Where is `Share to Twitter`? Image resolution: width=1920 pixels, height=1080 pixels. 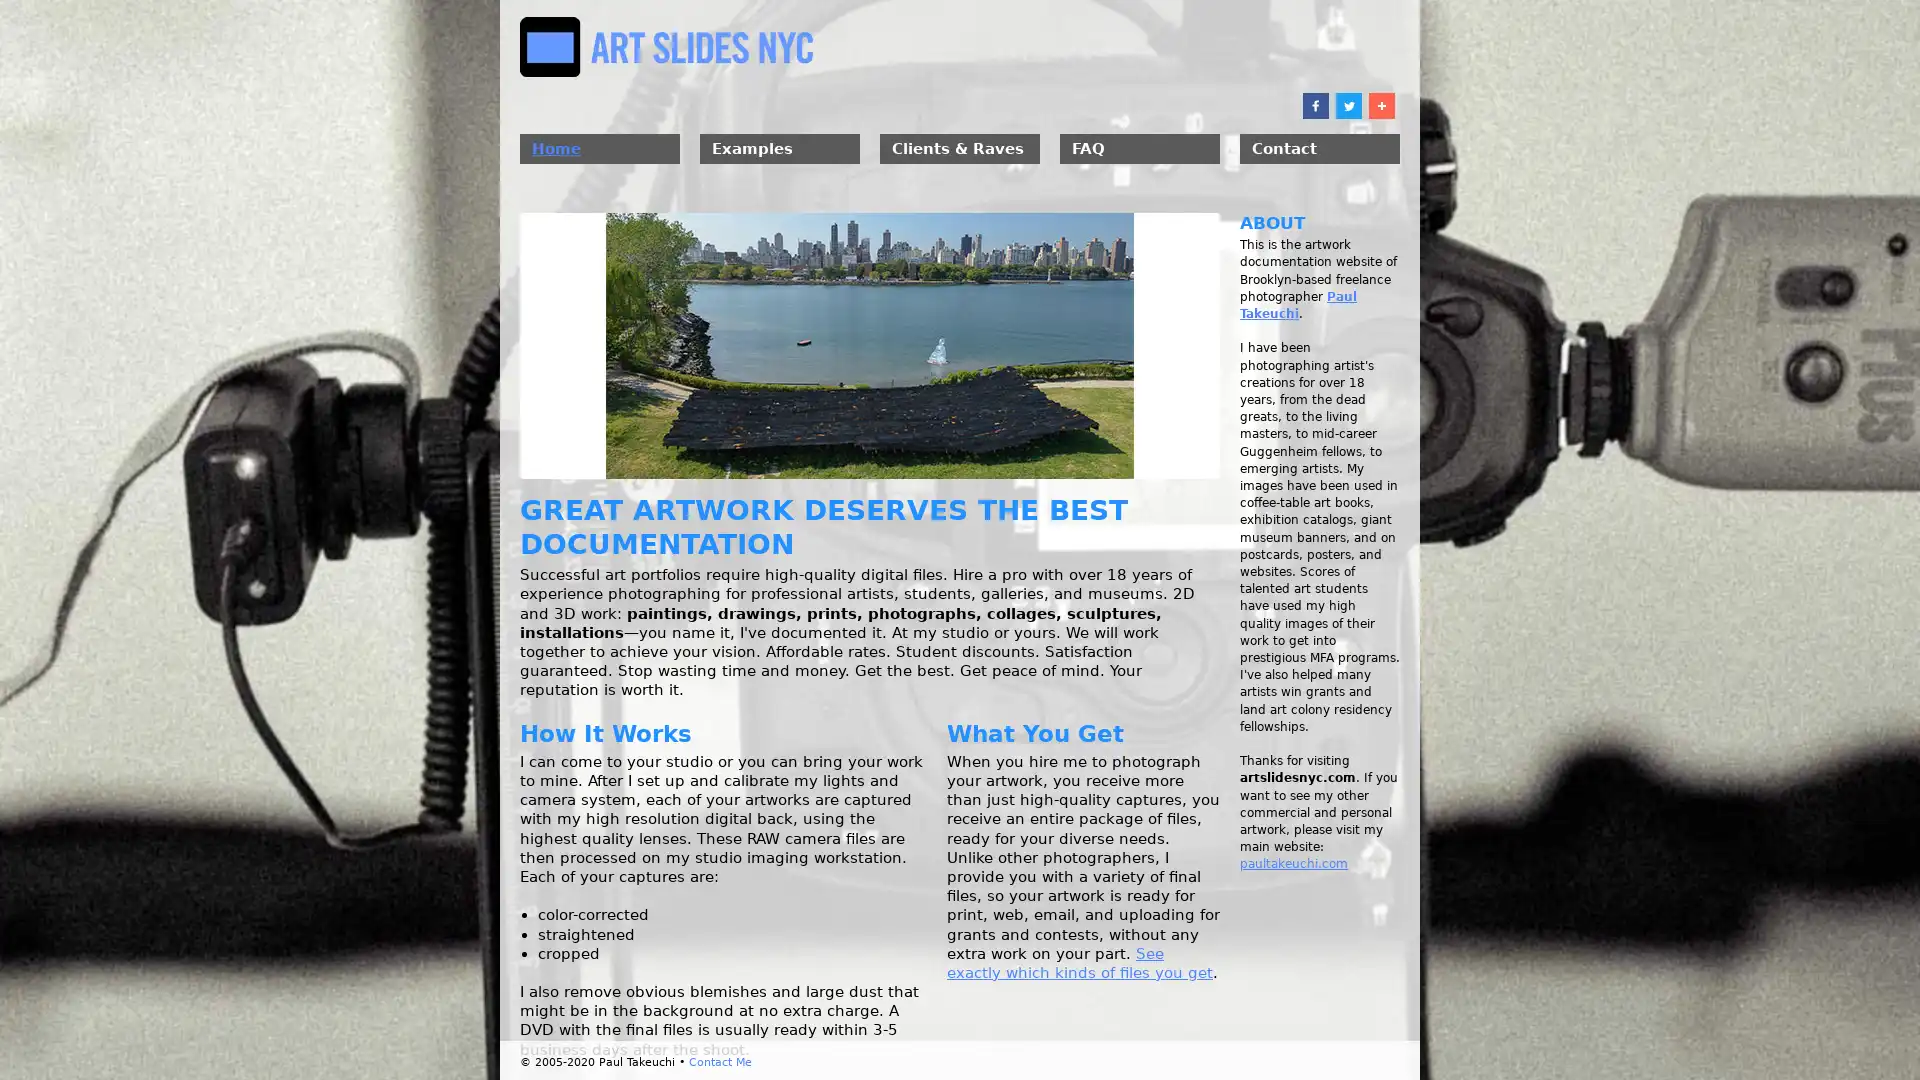
Share to Twitter is located at coordinates (1325, 104).